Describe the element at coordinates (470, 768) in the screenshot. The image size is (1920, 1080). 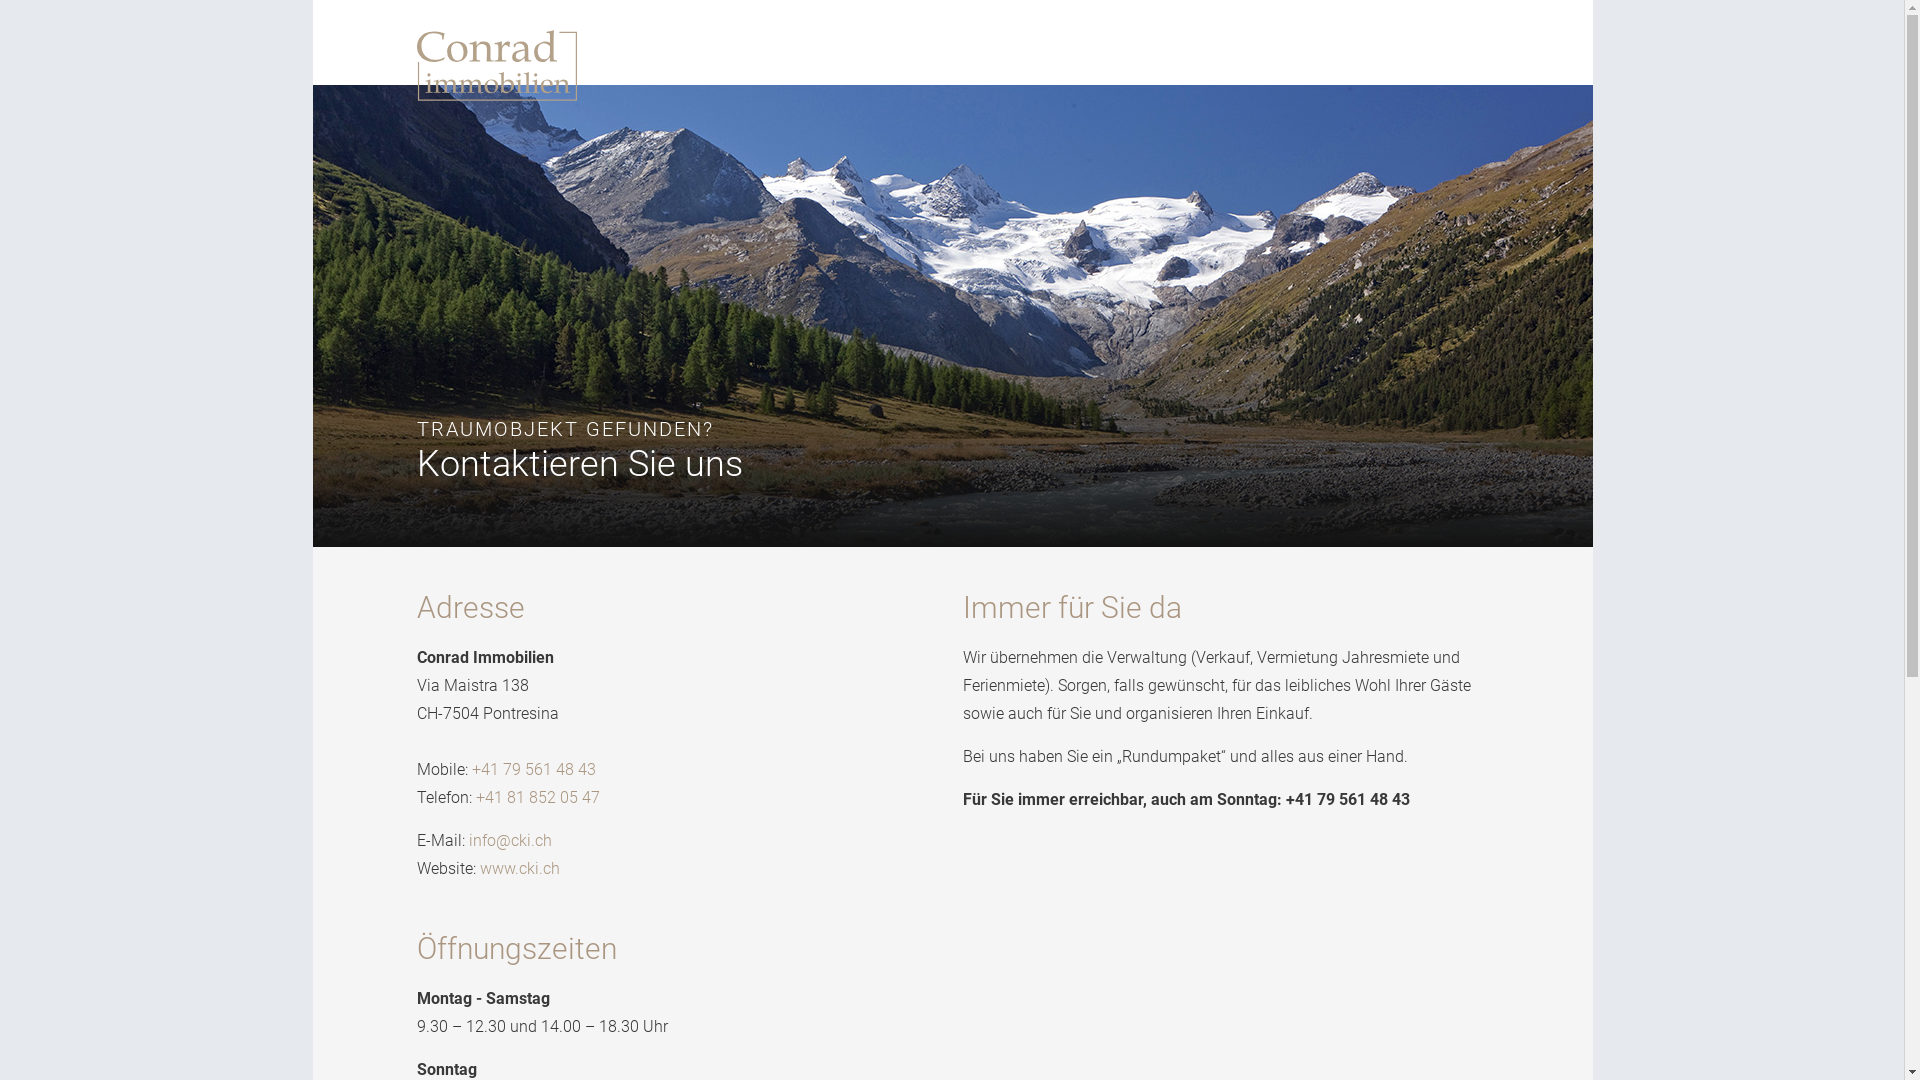
I see `'+41 79 561 48 43'` at that location.